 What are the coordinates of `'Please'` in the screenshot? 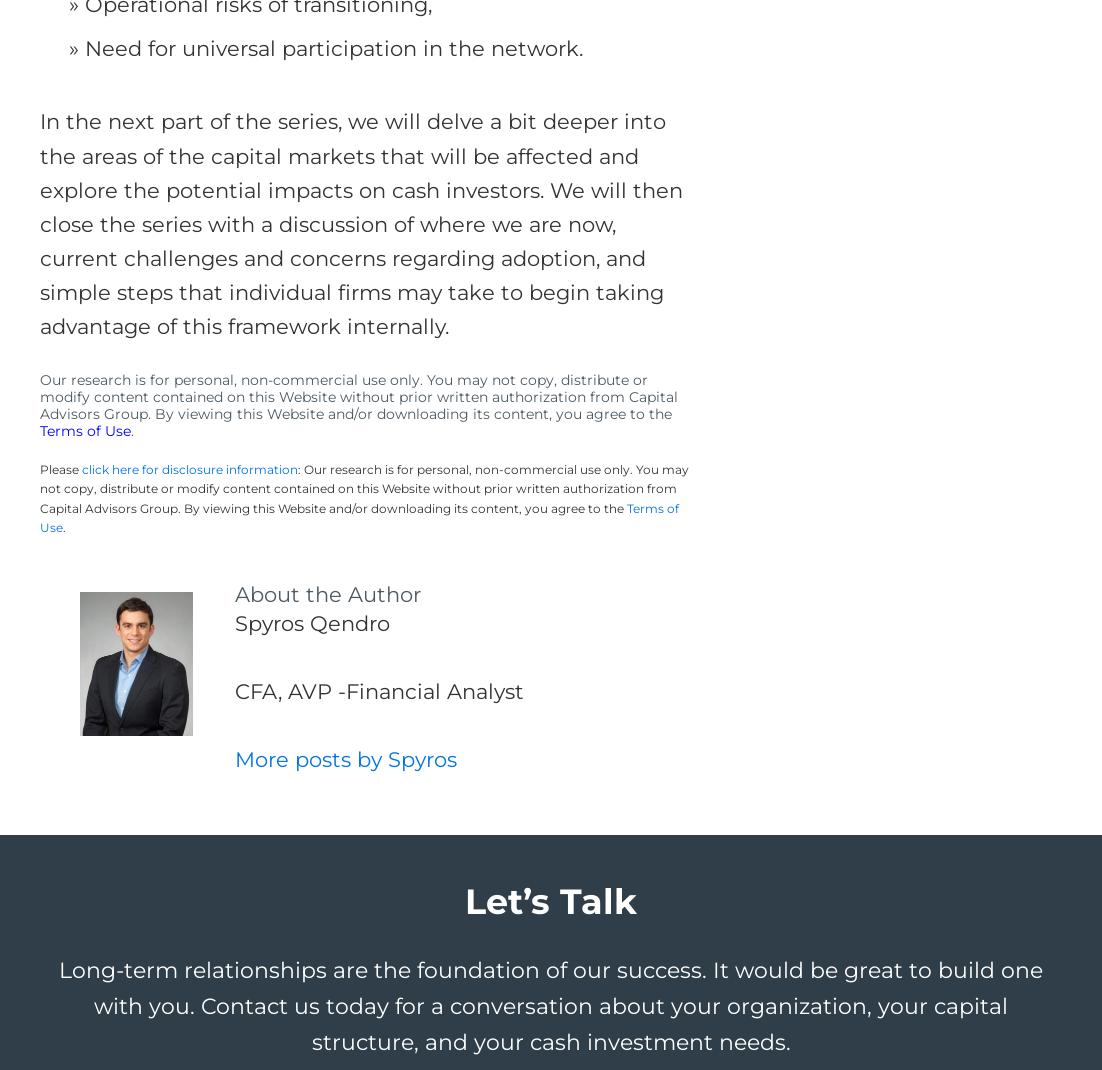 It's located at (61, 468).